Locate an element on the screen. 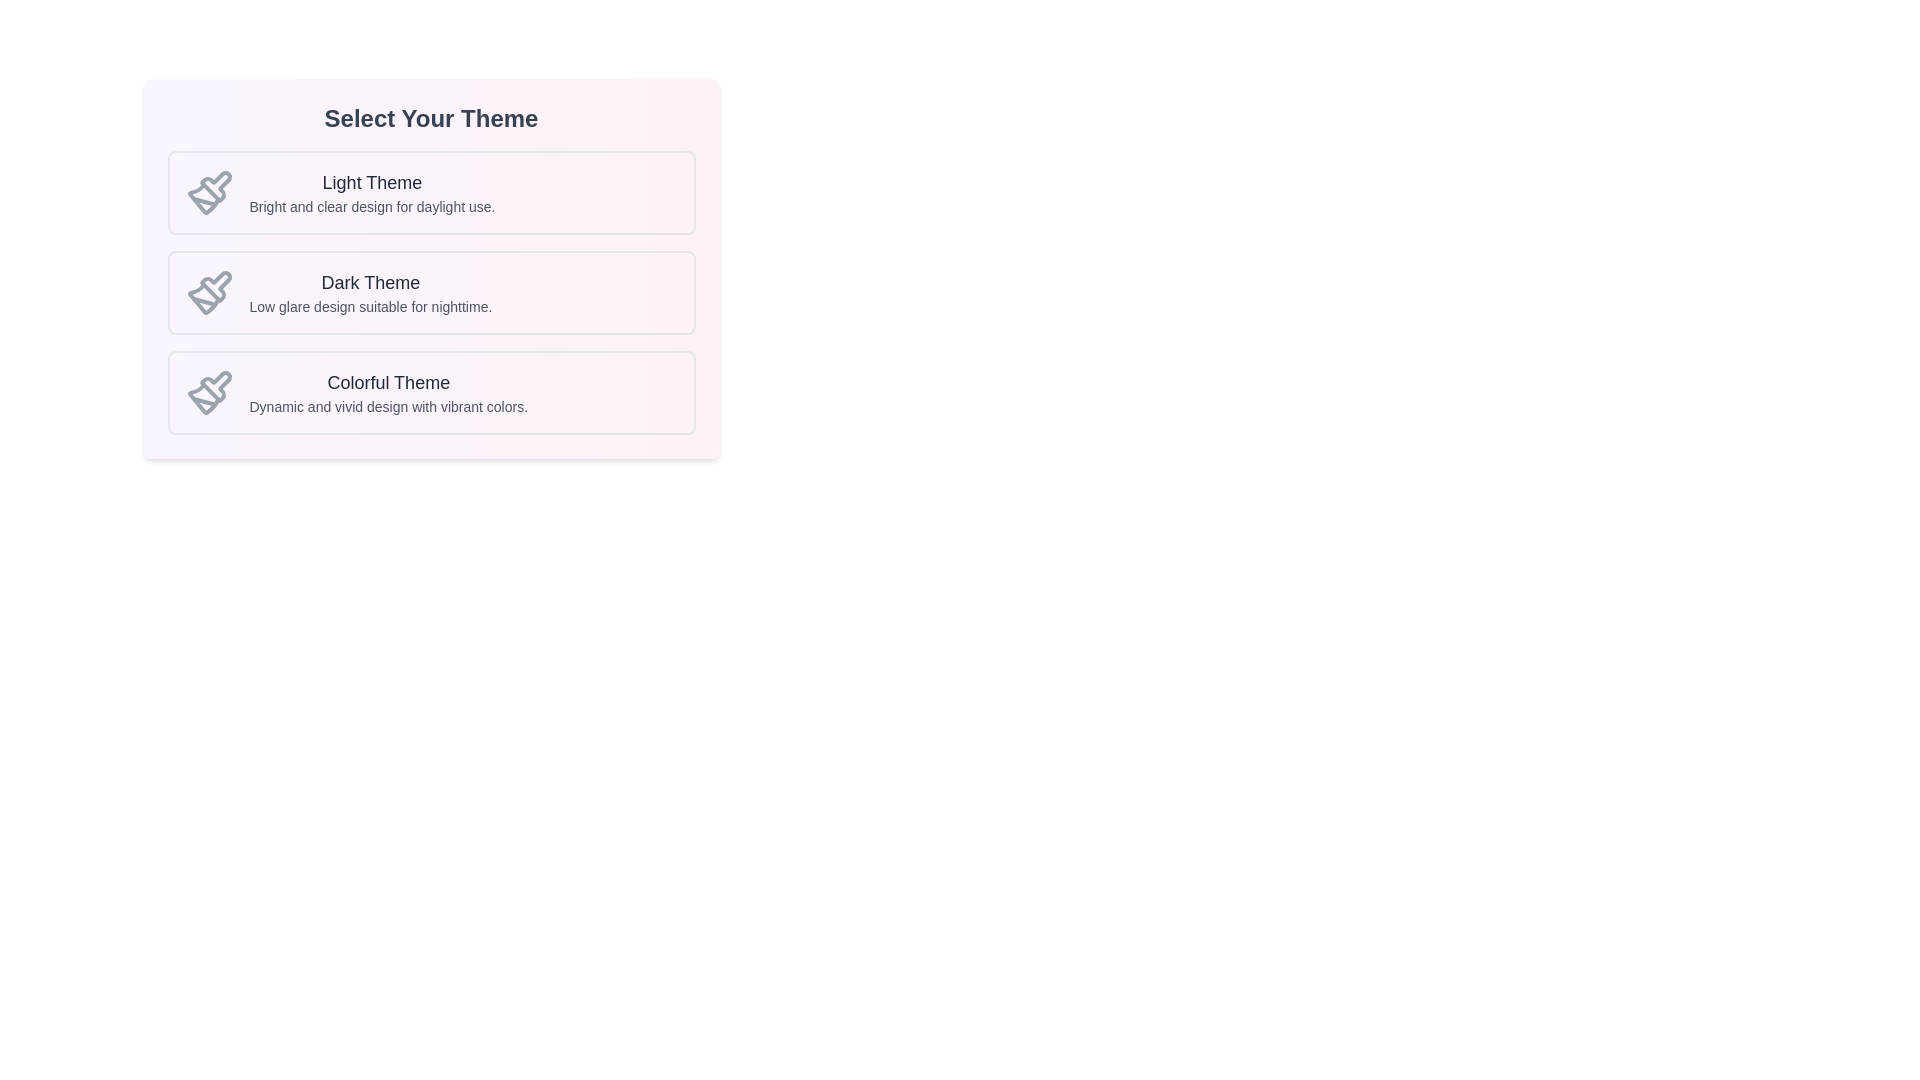 This screenshot has height=1080, width=1920. the bold text label 'Select Your Theme', which is styled in dark gray and centered at the top of the theme options section is located at coordinates (430, 119).